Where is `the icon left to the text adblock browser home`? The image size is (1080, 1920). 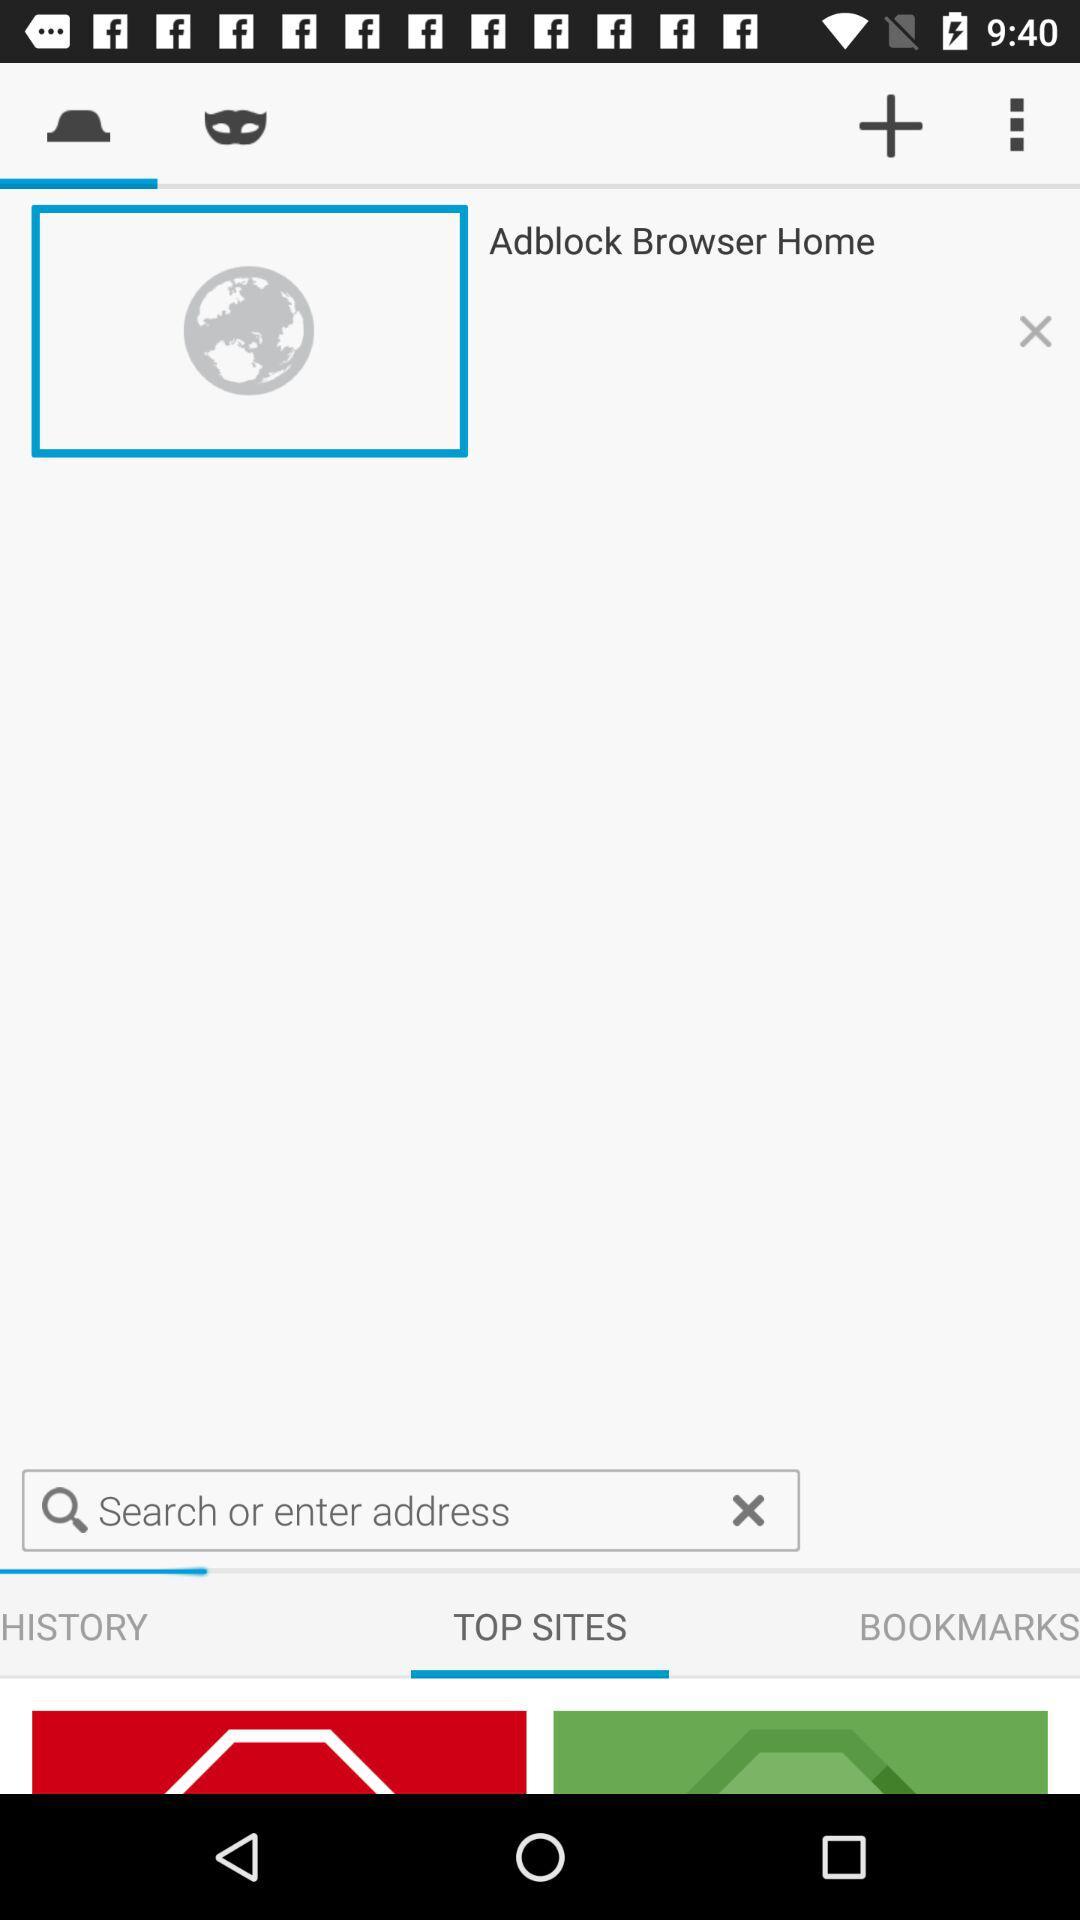 the icon left to the text adblock browser home is located at coordinates (800, 1751).